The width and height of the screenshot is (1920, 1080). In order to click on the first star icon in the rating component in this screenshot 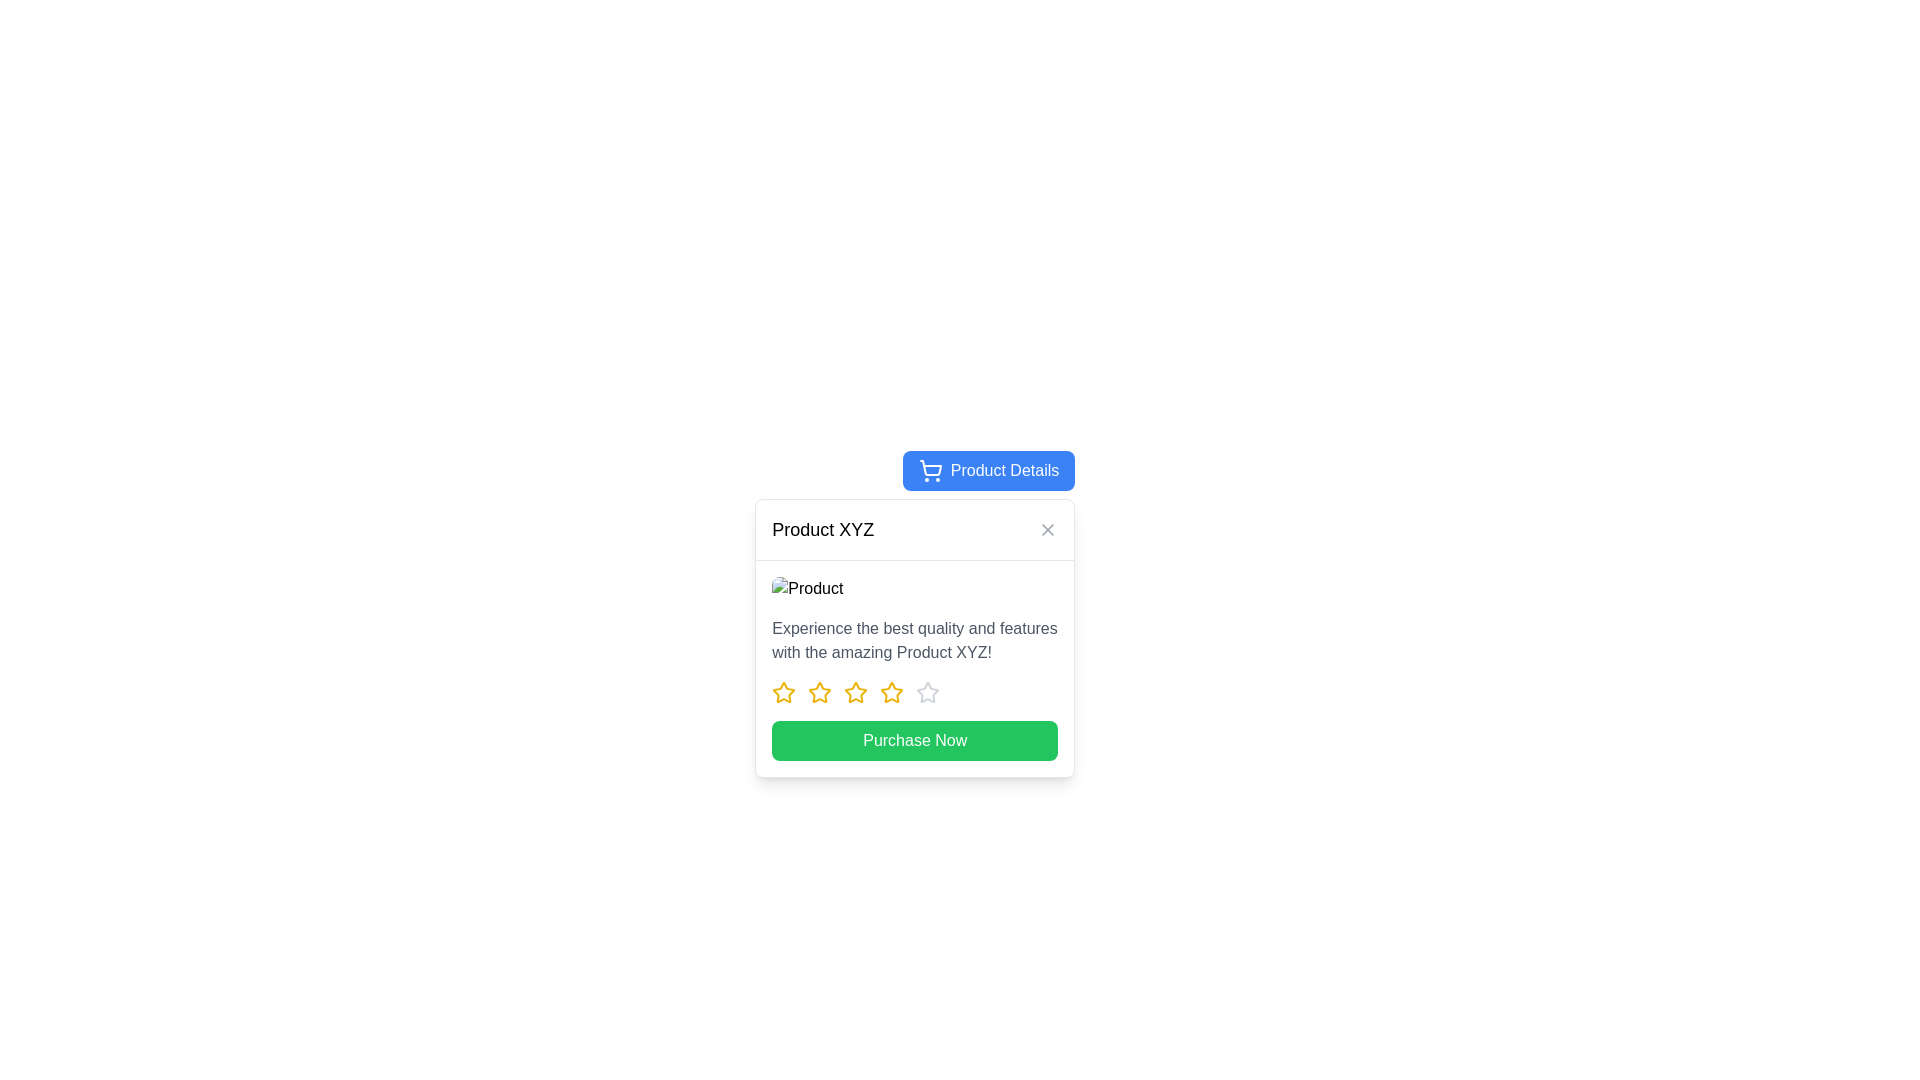, I will do `click(783, 691)`.